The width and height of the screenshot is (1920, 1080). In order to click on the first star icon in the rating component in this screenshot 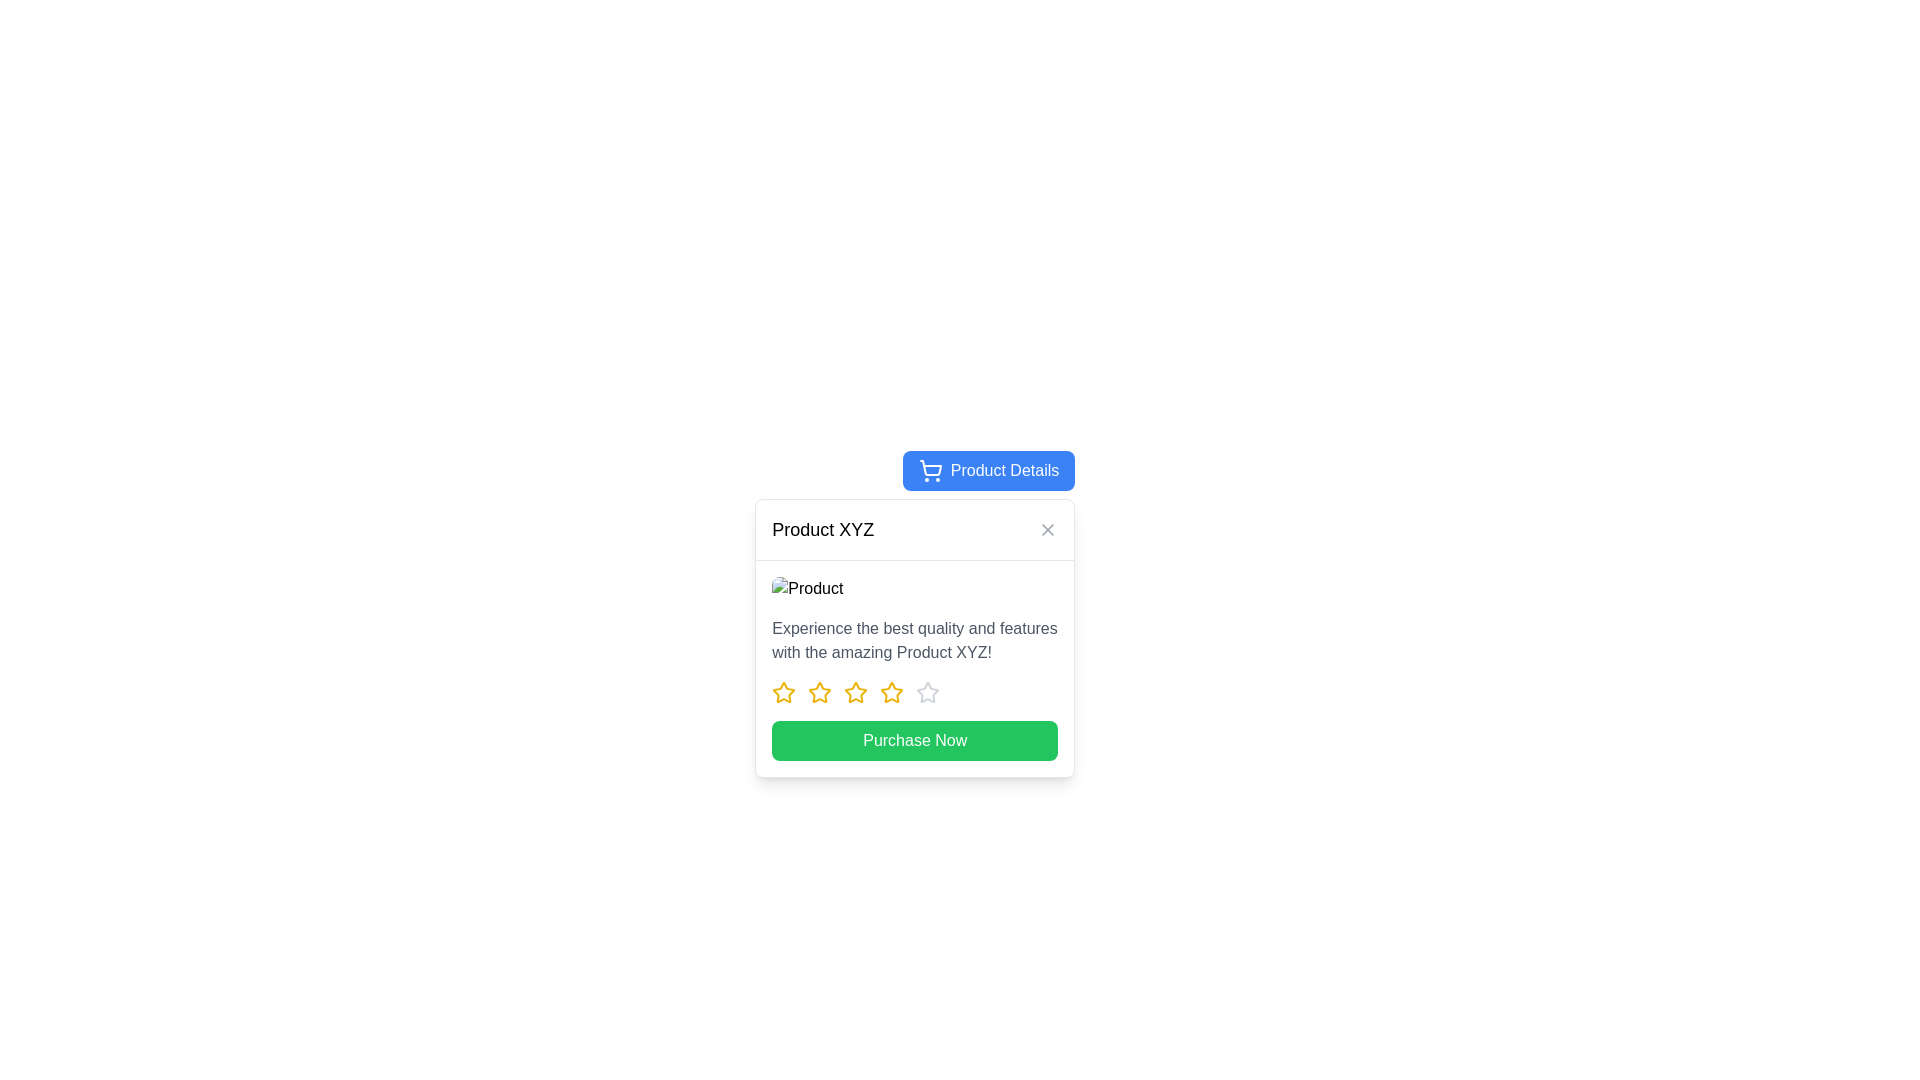, I will do `click(783, 691)`.